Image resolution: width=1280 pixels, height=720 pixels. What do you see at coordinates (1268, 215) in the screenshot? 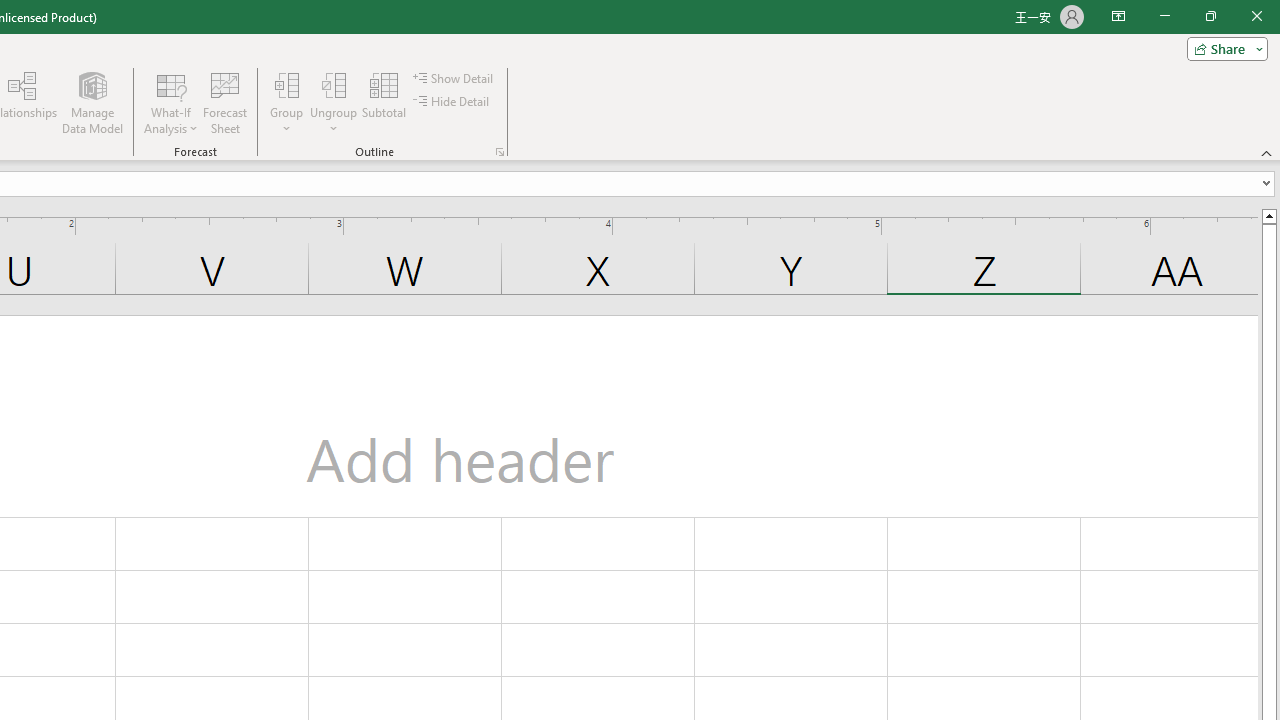
I see `'Line up'` at bounding box center [1268, 215].